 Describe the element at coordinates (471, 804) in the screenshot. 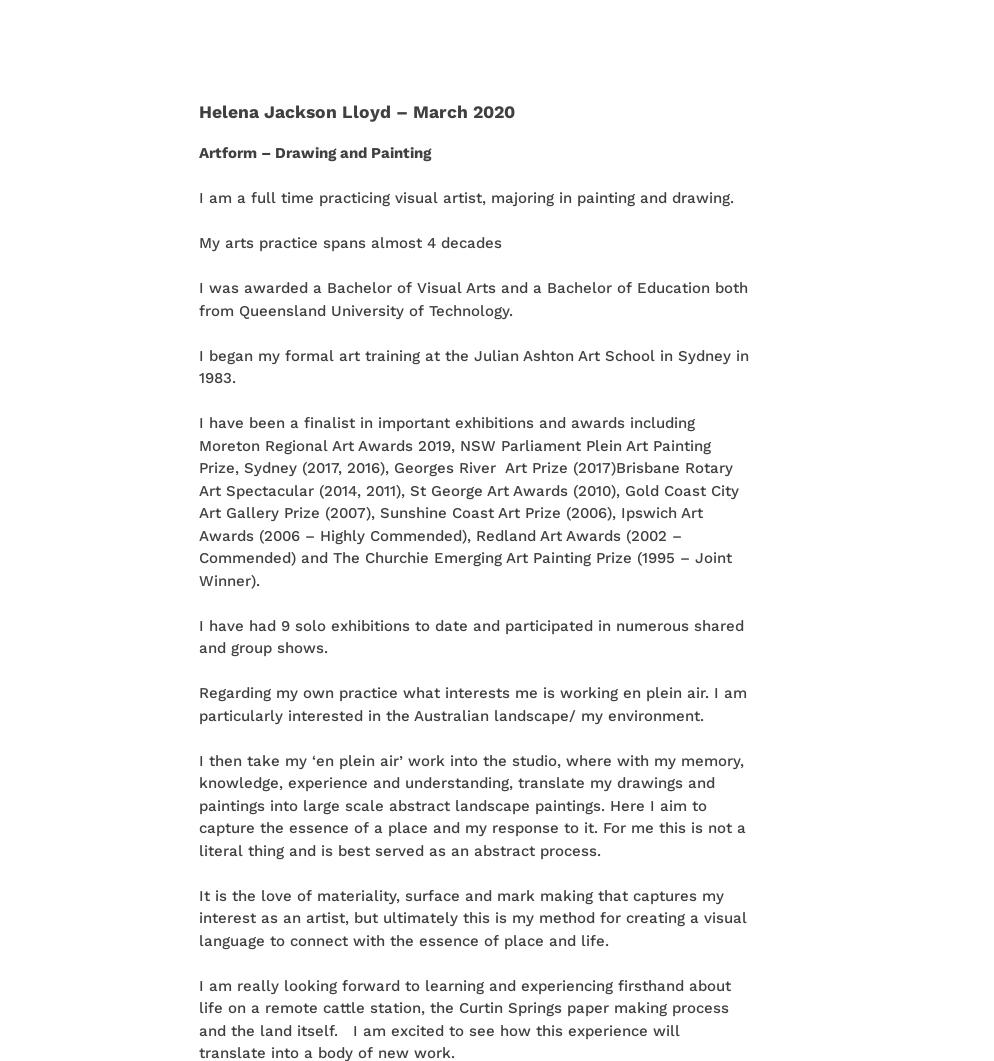

I see `'I then take my ‘en plein air’ work into the studio, where with my memory, knowledge, experience and understanding, translate my drawings and paintings into large scale abstract landscape paintings. Here I aim to capture the essence of a place and my response to it. For me this is not a literal thing and is best served as an abstract process.'` at that location.